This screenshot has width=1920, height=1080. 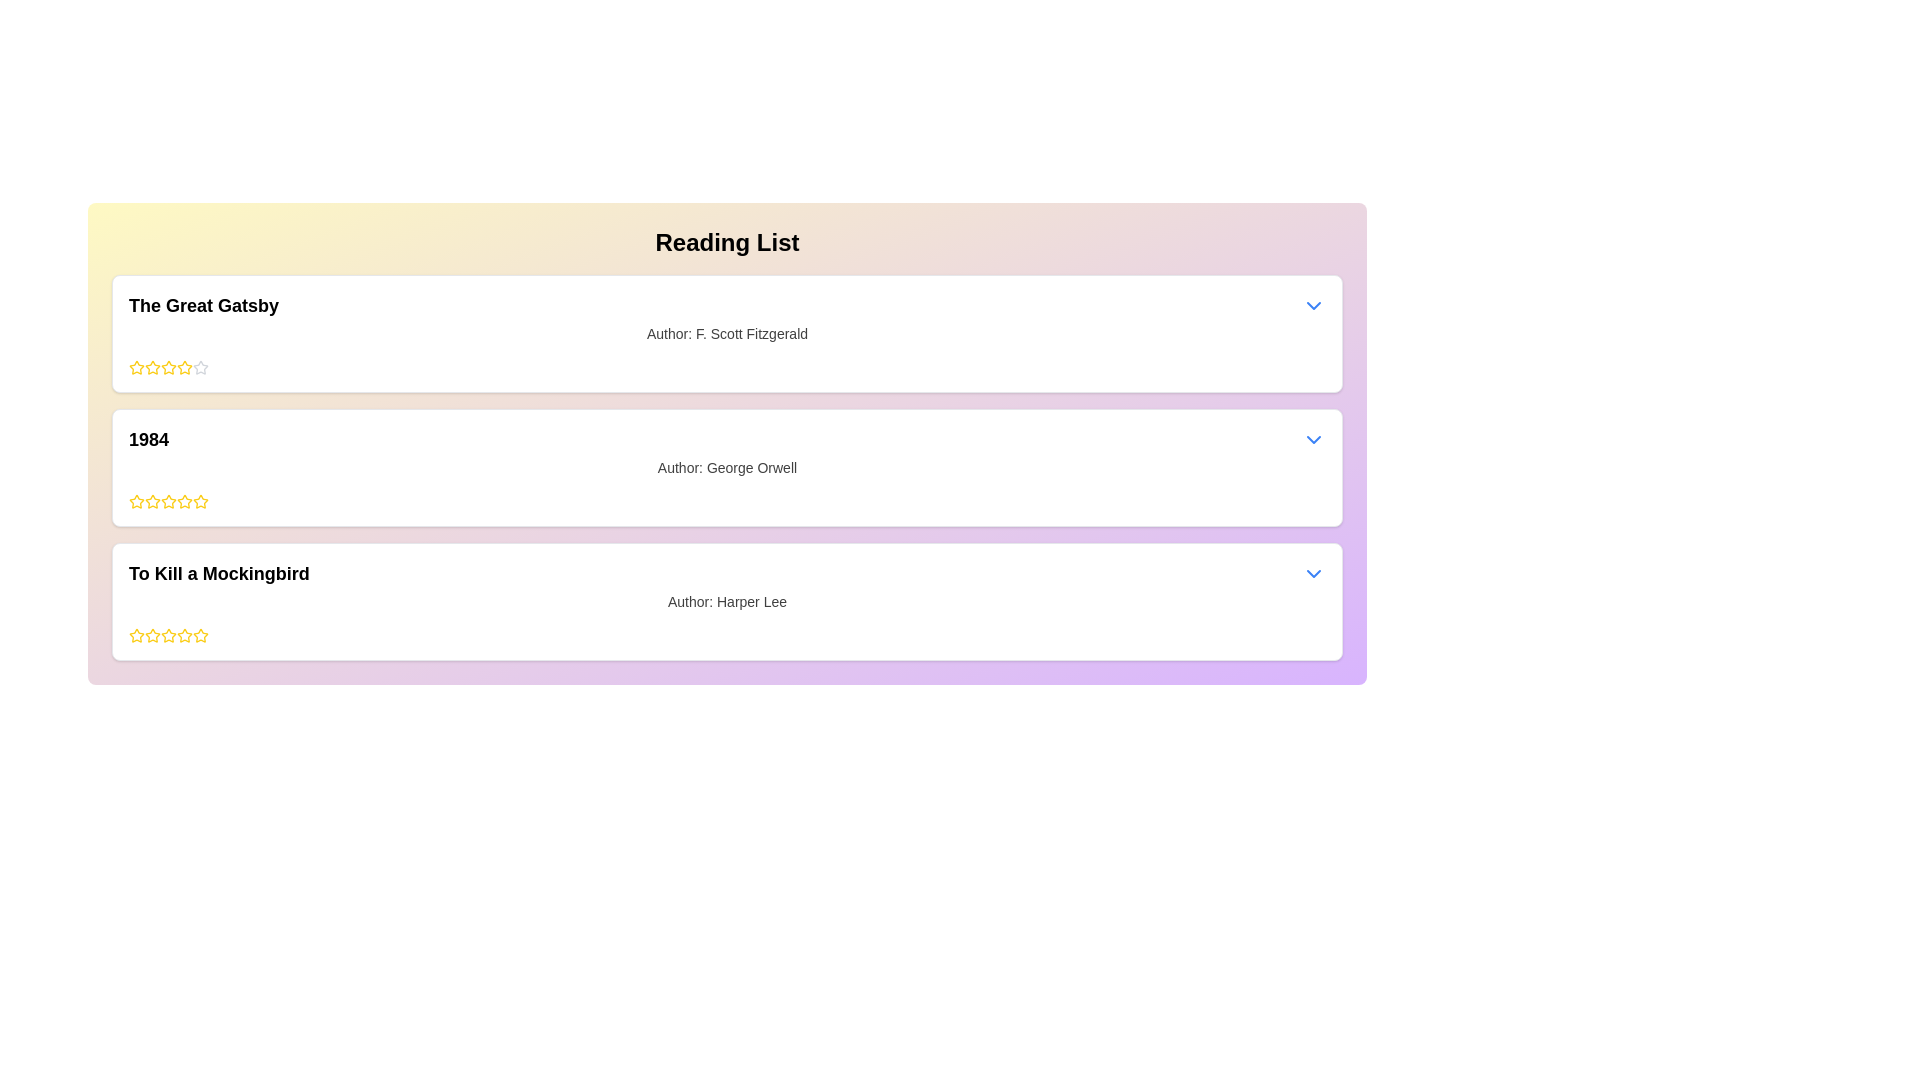 What do you see at coordinates (726, 467) in the screenshot?
I see `the non-interactive text label that informs the user about the author of the book '1984', which is centrally aligned below the title of the book` at bounding box center [726, 467].